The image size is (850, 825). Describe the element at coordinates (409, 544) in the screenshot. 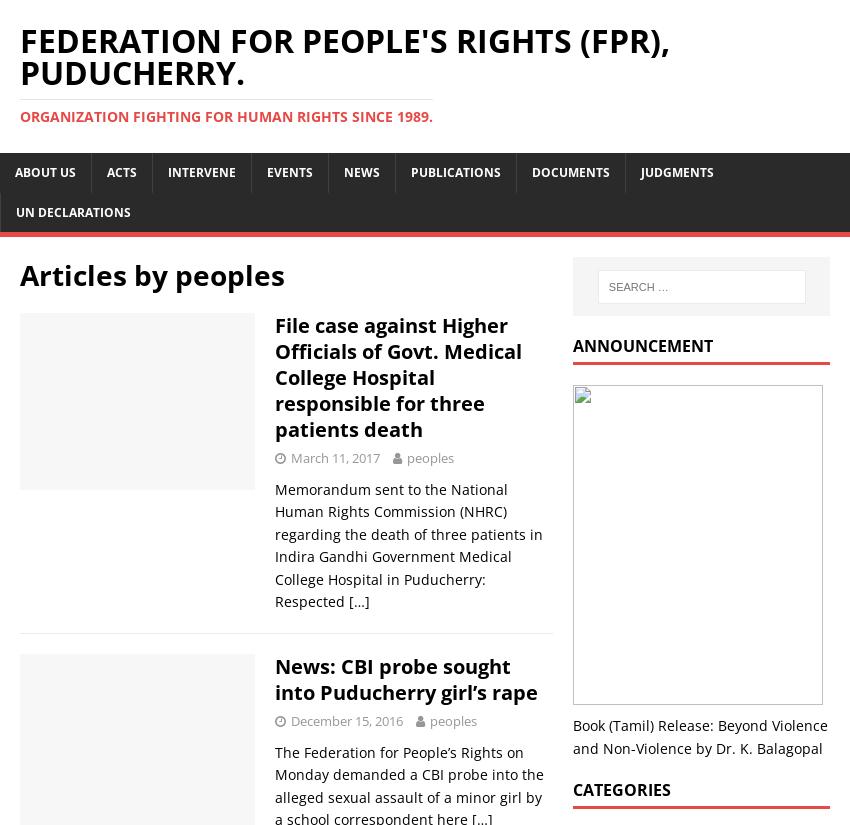

I see `'Memorandum sent to the National Human Rights Commission (NHRC) regarding the death of three patients in Indira Gandhi Government Medical College Hospital in Puducherry: Respected'` at that location.